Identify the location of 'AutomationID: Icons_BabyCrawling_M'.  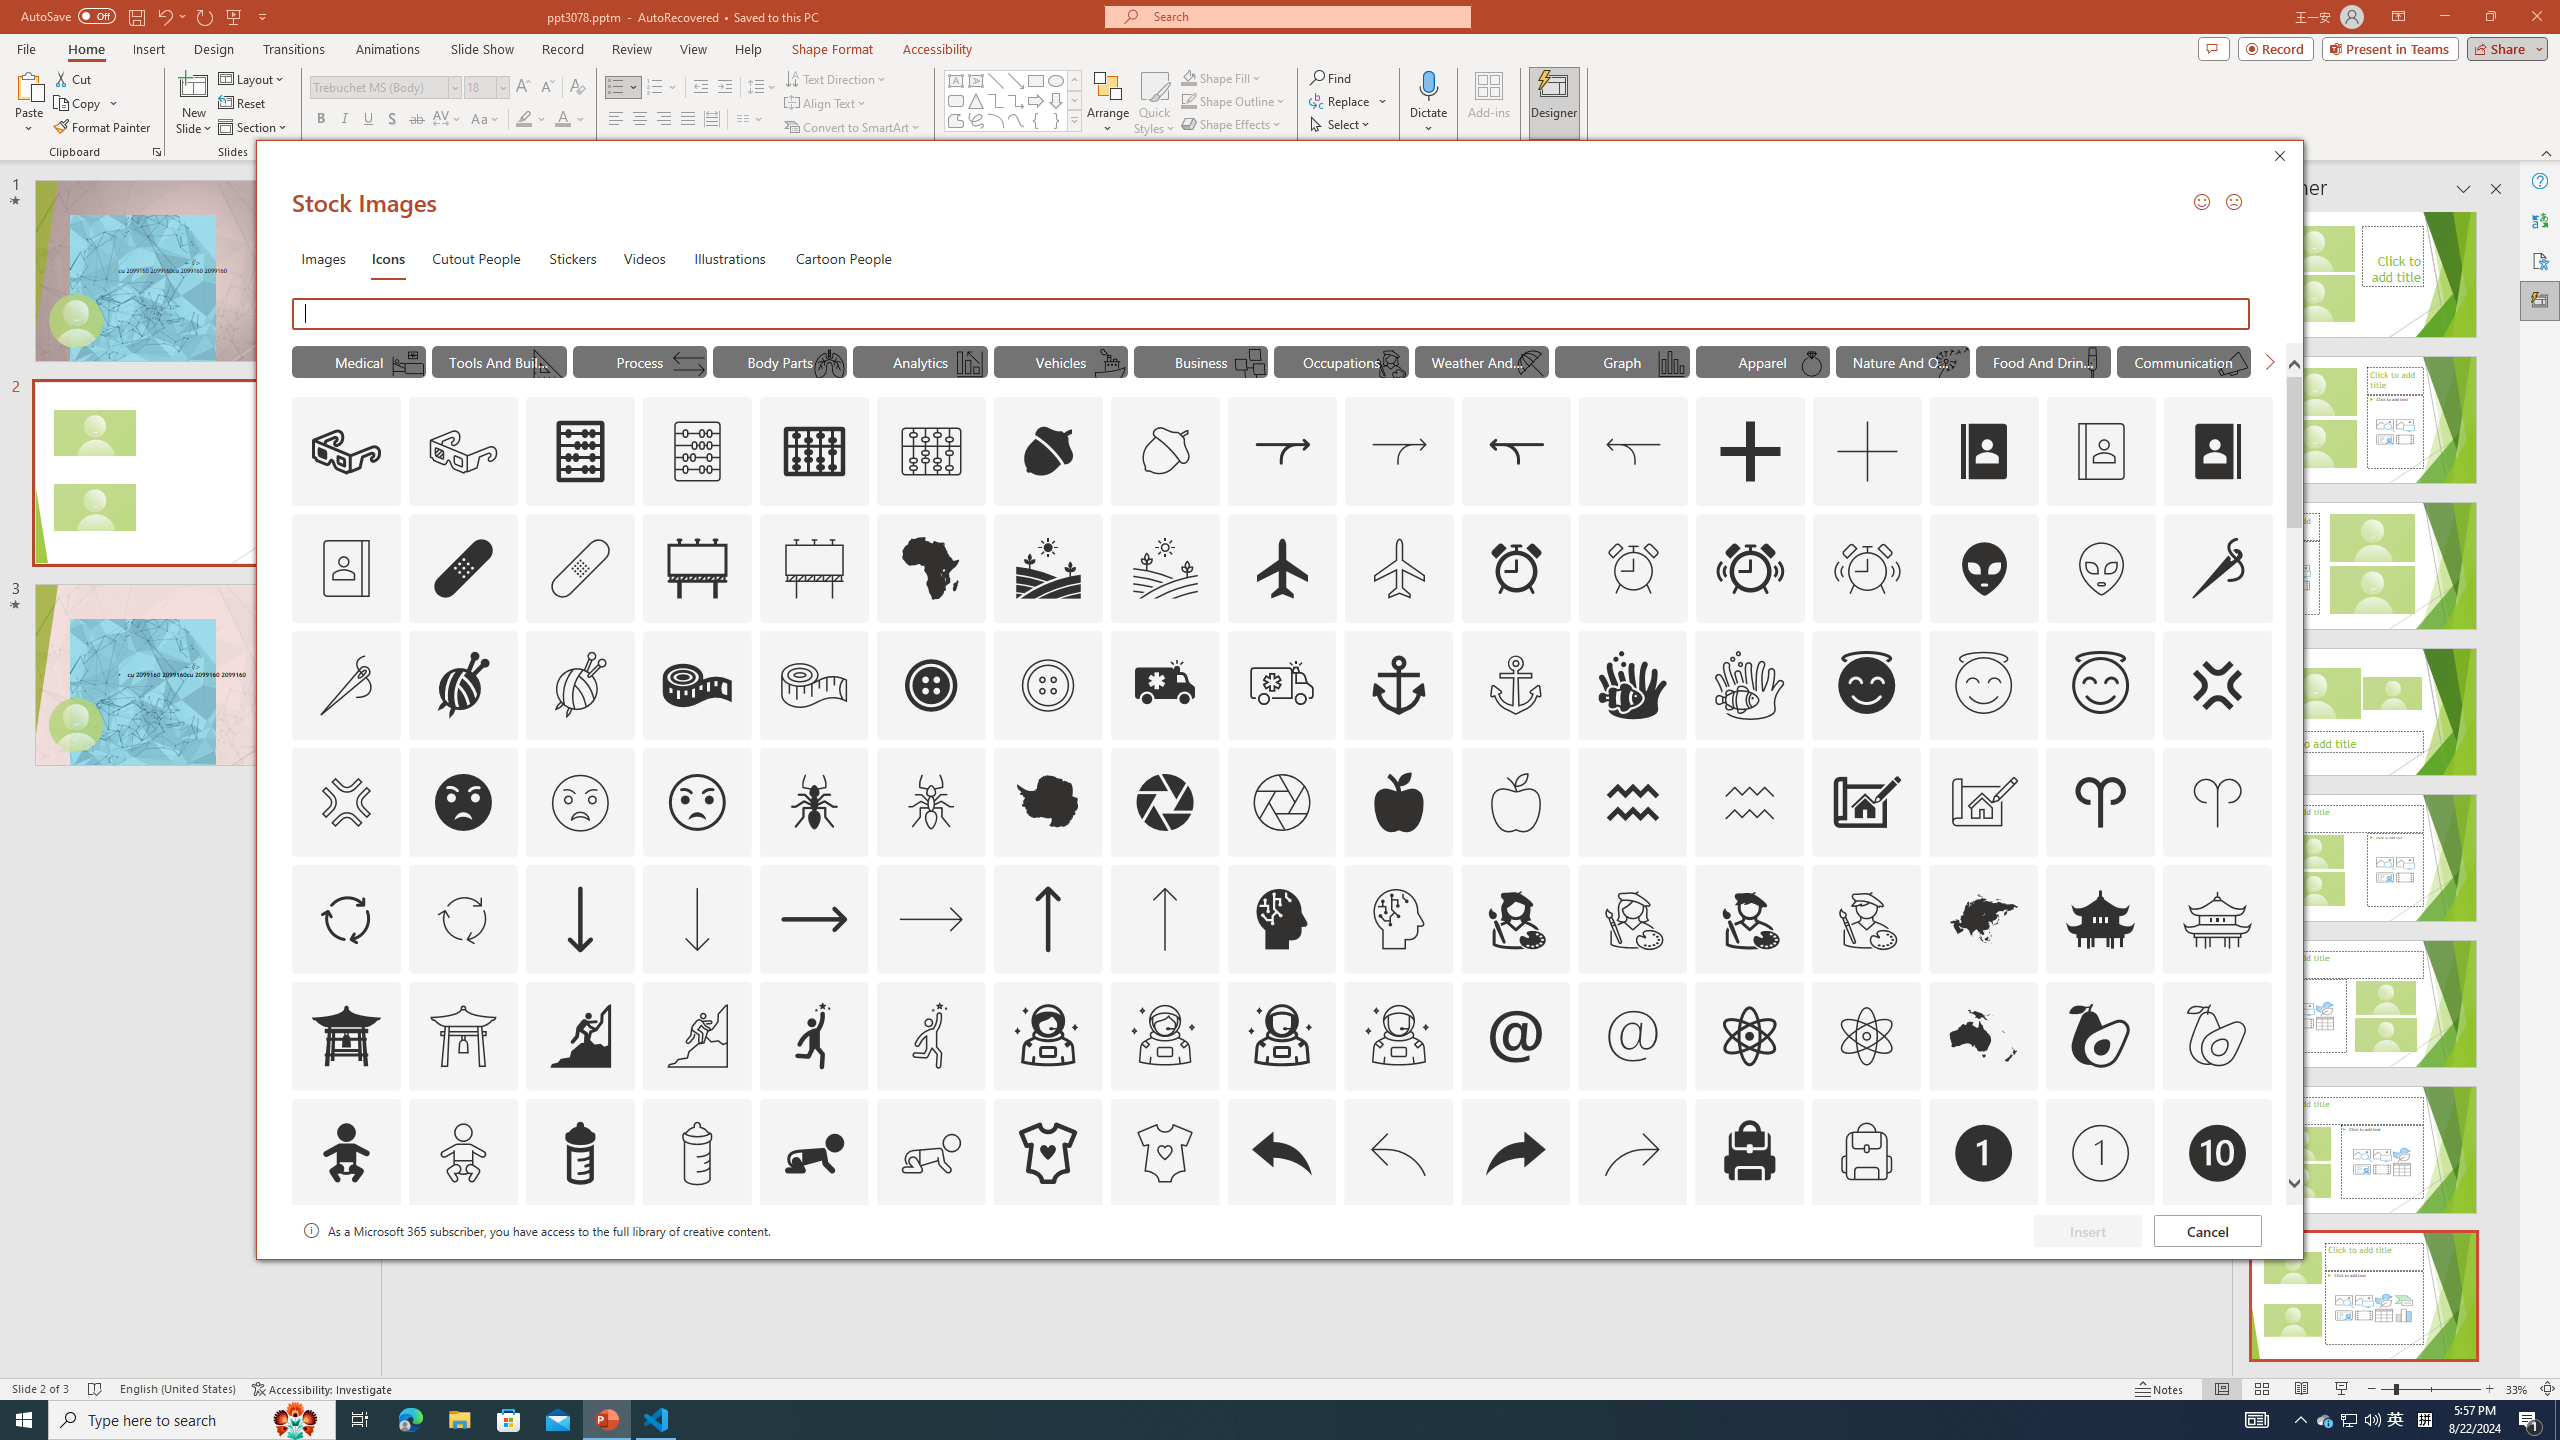
(930, 1152).